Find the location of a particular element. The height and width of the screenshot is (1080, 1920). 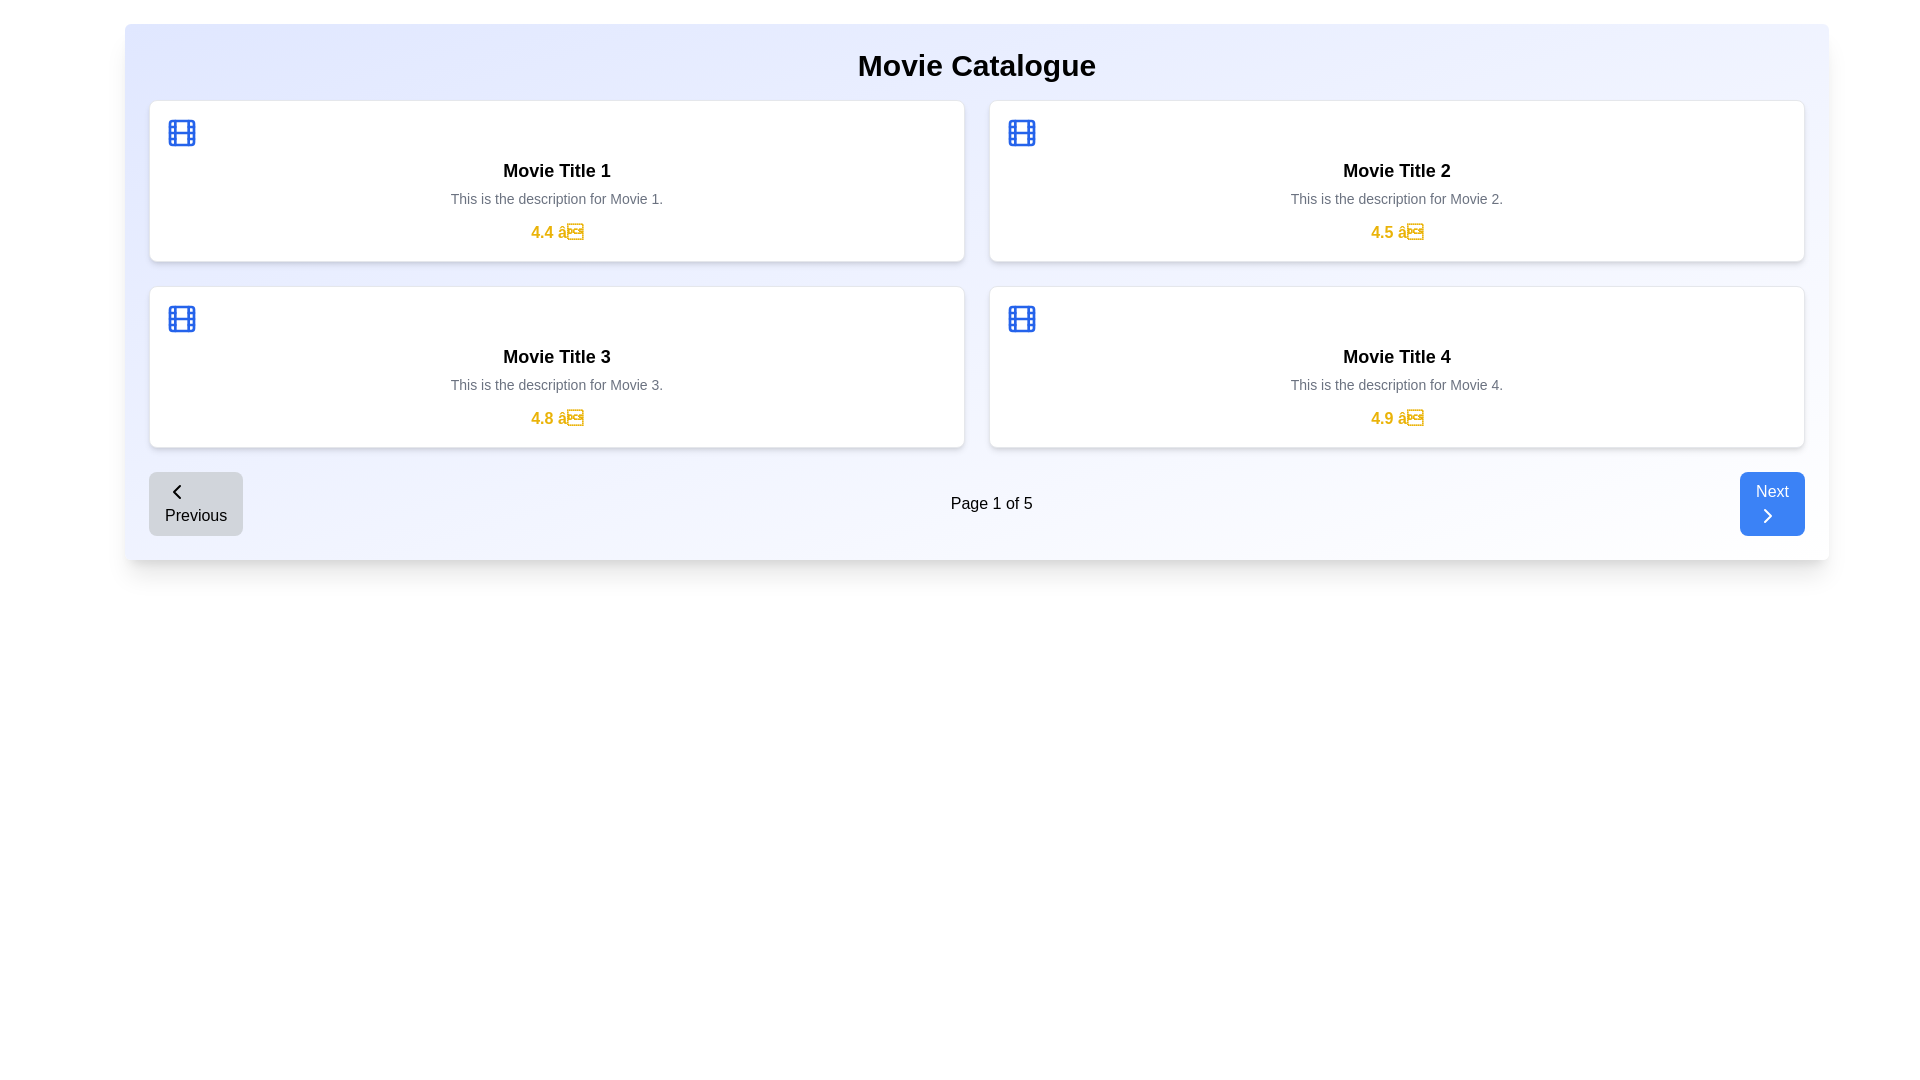

the Rating display text styled with bold yellow font displaying '4.9 â¨â' located in the fourth movie card below the movie title 'Movie Title 4' is located at coordinates (1395, 416).